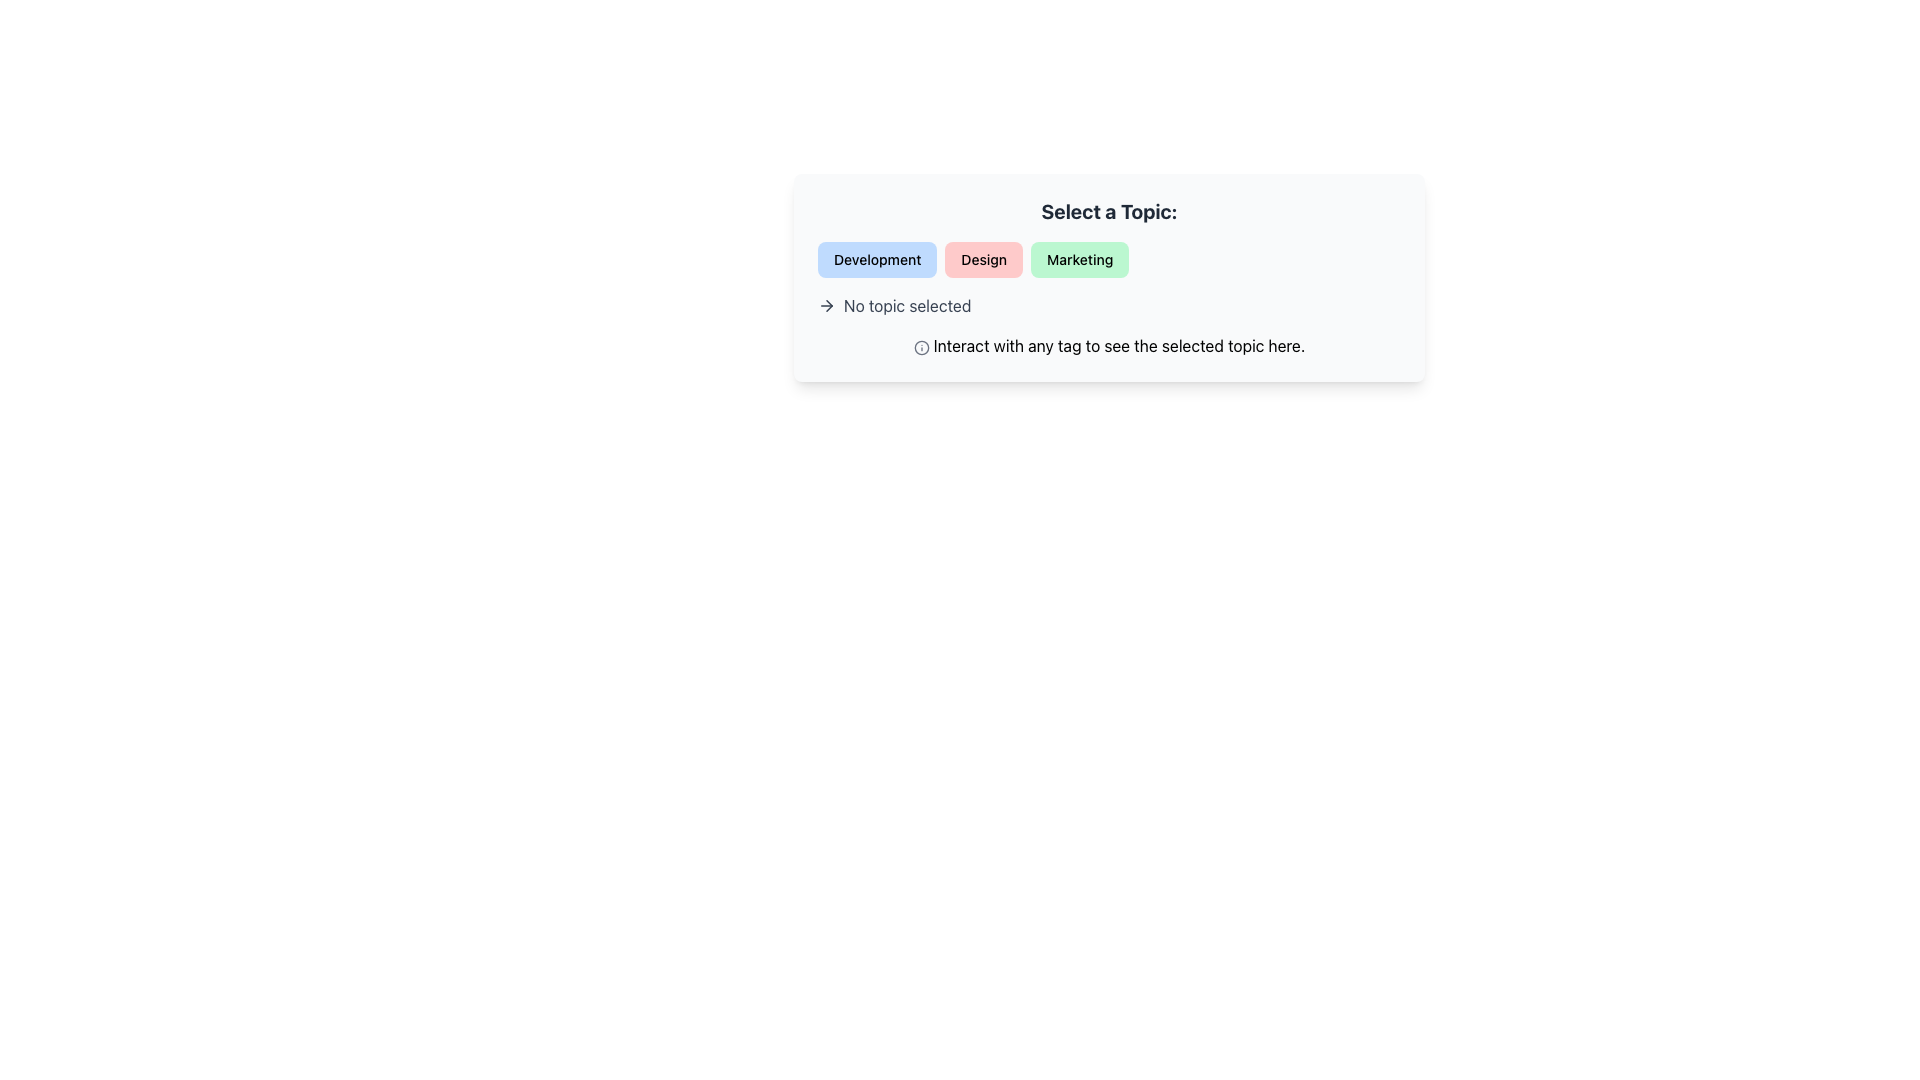 The width and height of the screenshot is (1920, 1080). I want to click on the 'Marketing' category button, which is the third button in a horizontal arrangement at the top center of the interface, so click(1079, 258).